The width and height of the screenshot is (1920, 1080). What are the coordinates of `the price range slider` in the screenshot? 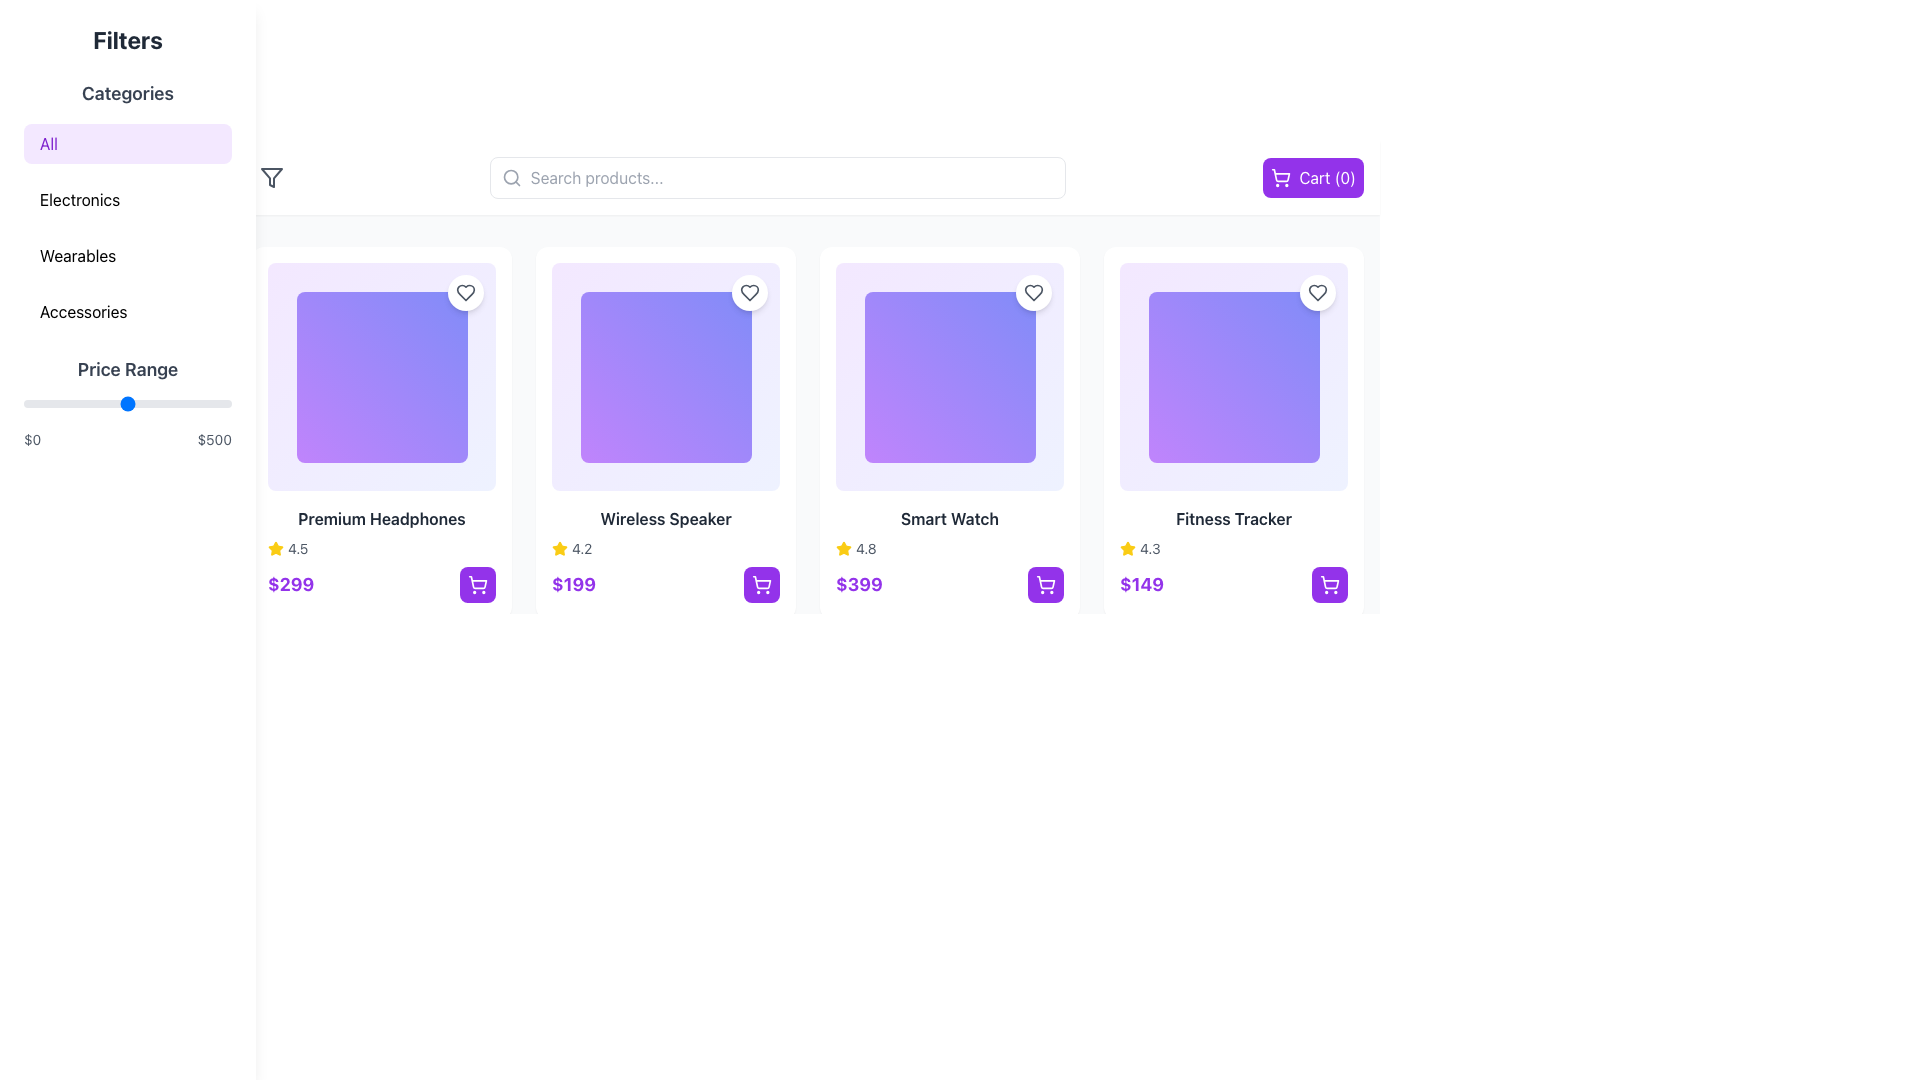 It's located at (114, 404).